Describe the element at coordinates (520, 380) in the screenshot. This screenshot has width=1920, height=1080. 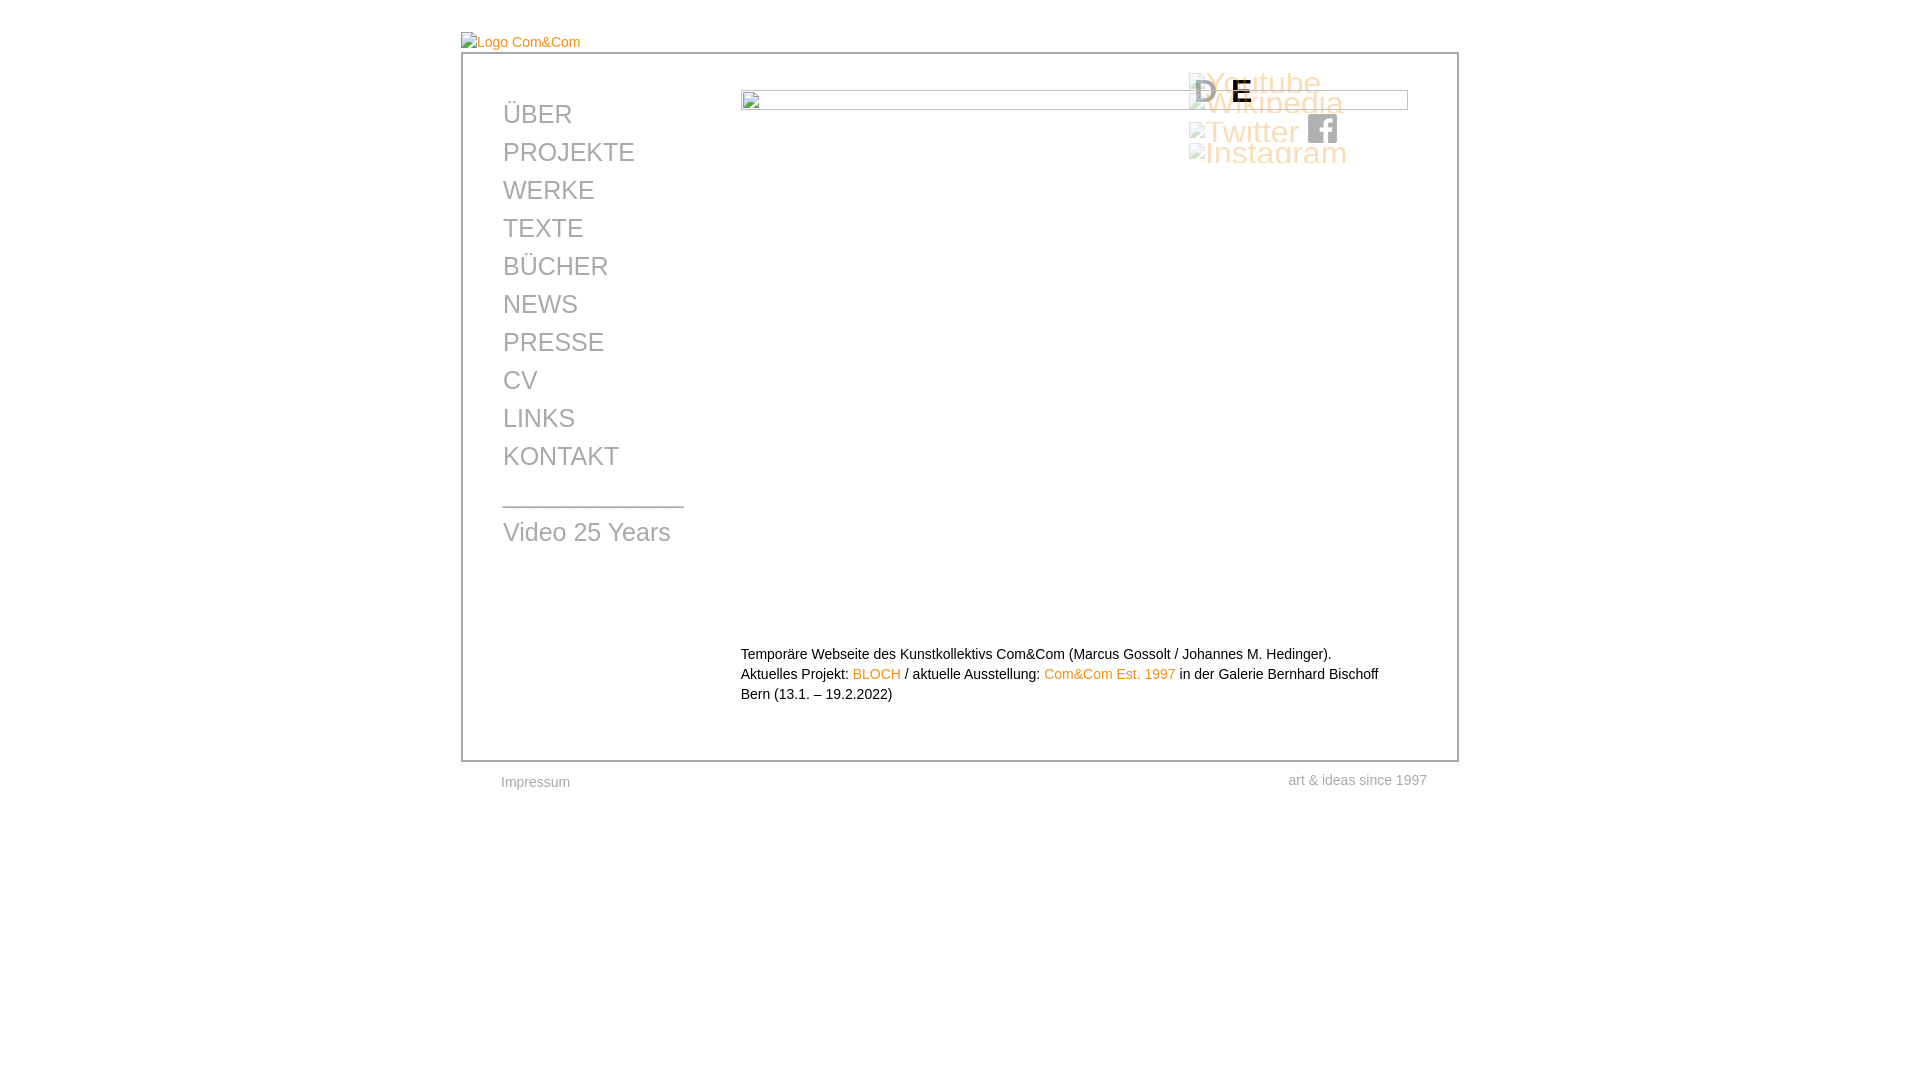
I see `'CV'` at that location.